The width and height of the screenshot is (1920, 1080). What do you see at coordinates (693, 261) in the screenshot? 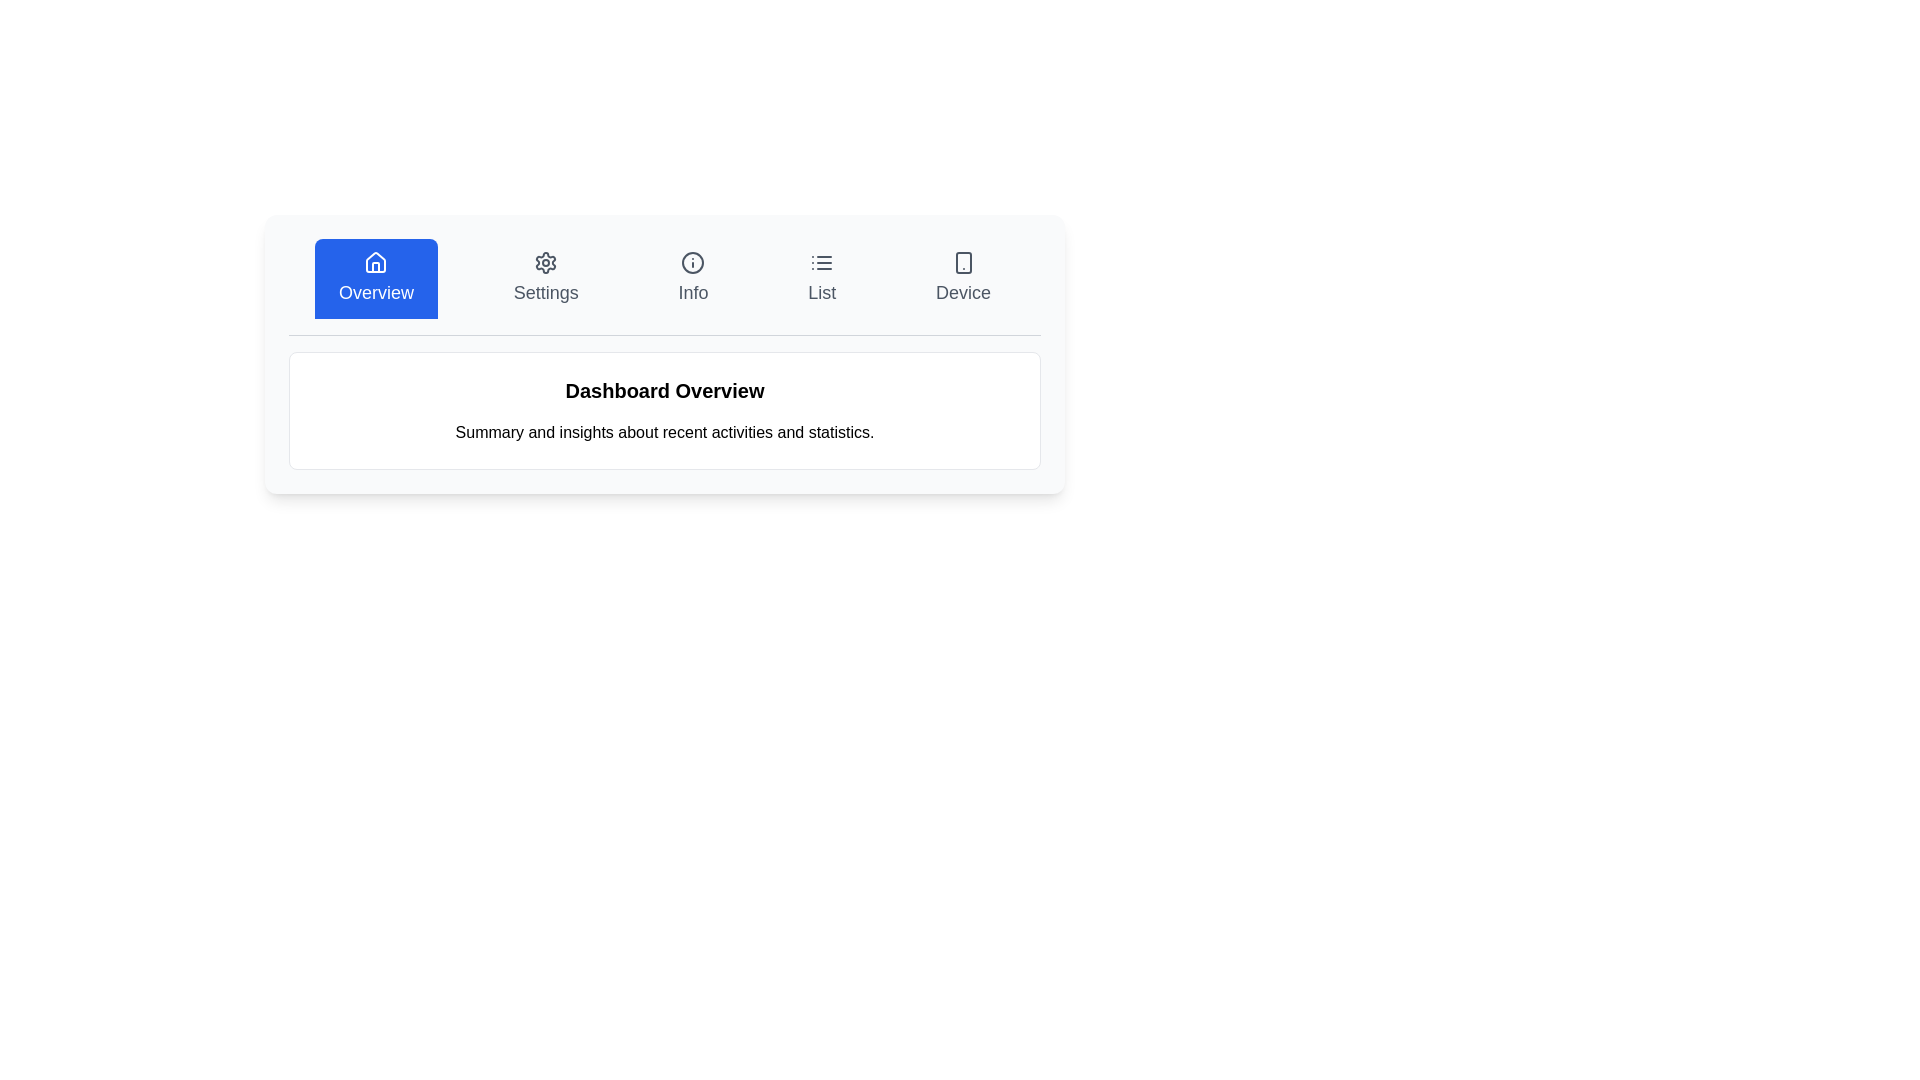
I see `the SVG Circle Element located in the Info tab of the navigation bar, which visually represents informational or alert cues` at bounding box center [693, 261].